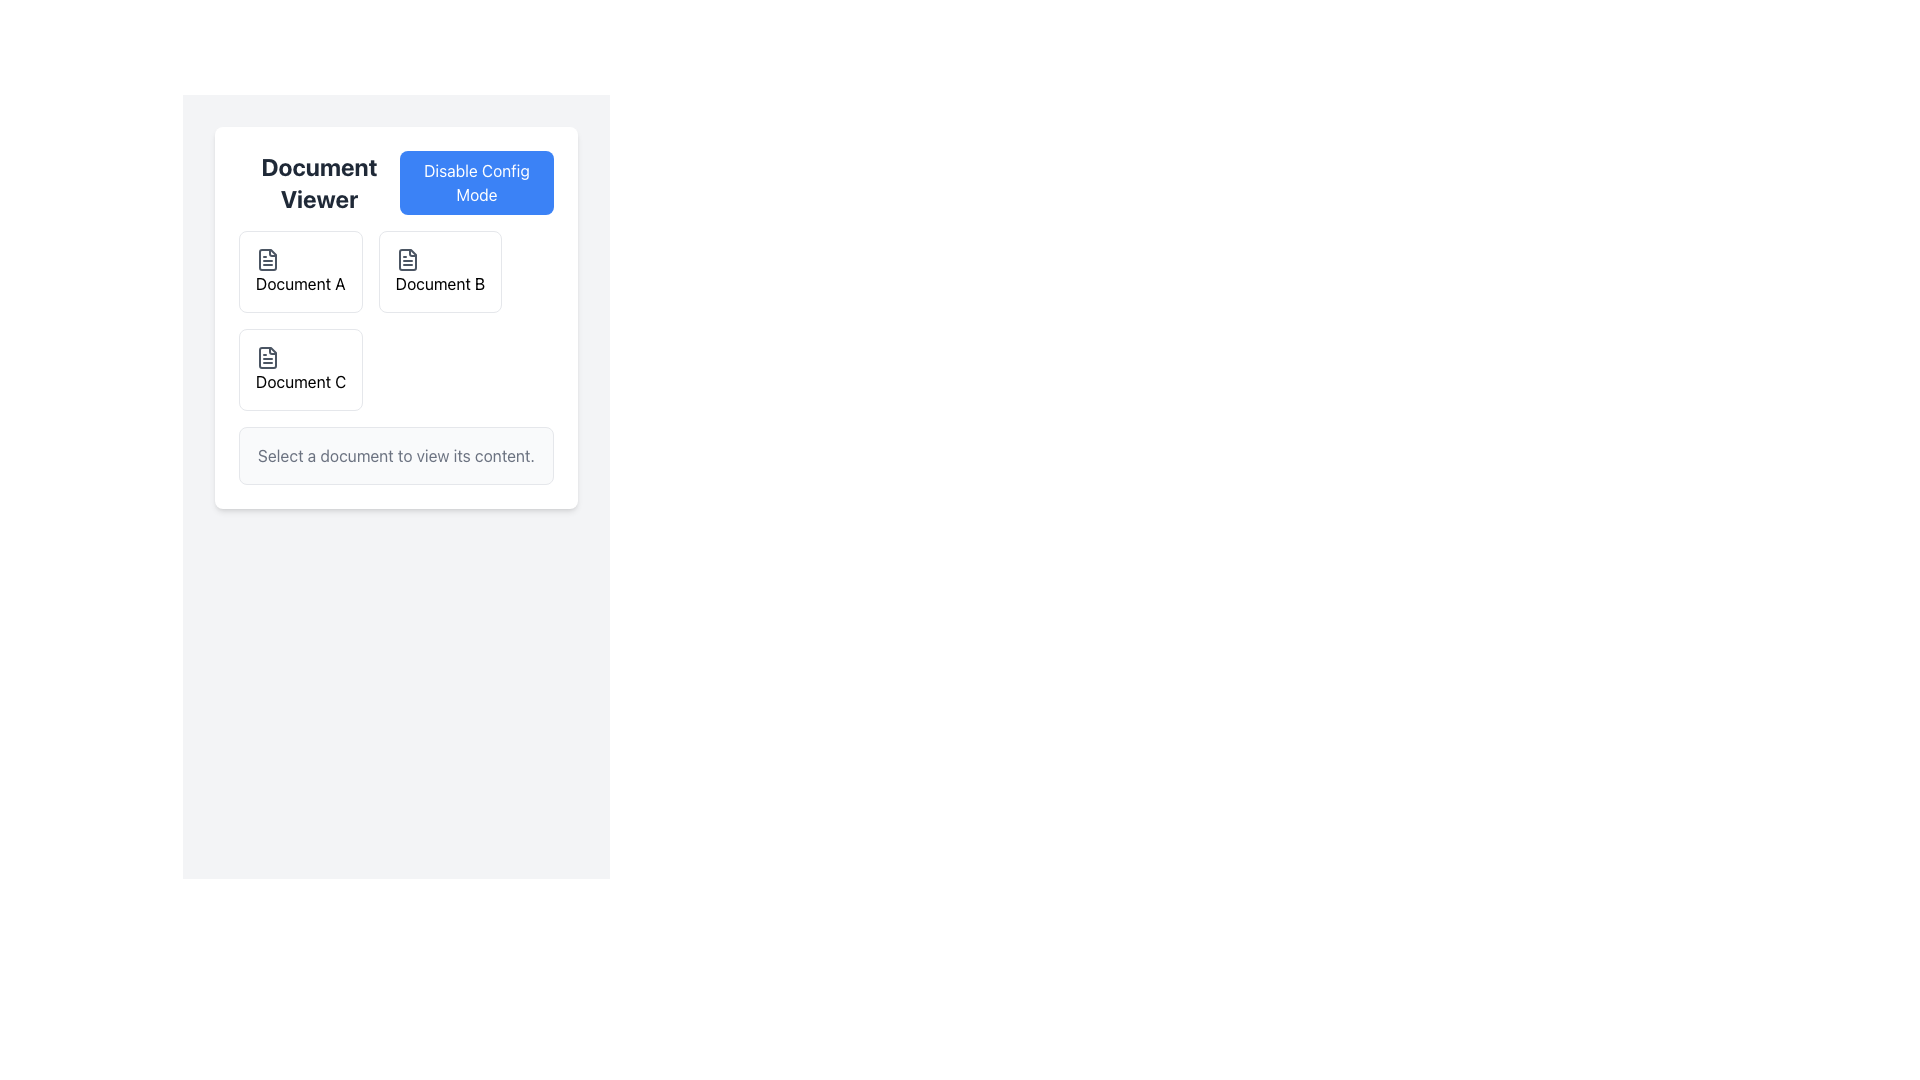 Image resolution: width=1920 pixels, height=1080 pixels. Describe the element at coordinates (406, 258) in the screenshot. I see `the second SVG-based document icon located at the top-right in the grid under the 'Document Viewer' section, which represents 'Document B'` at that location.